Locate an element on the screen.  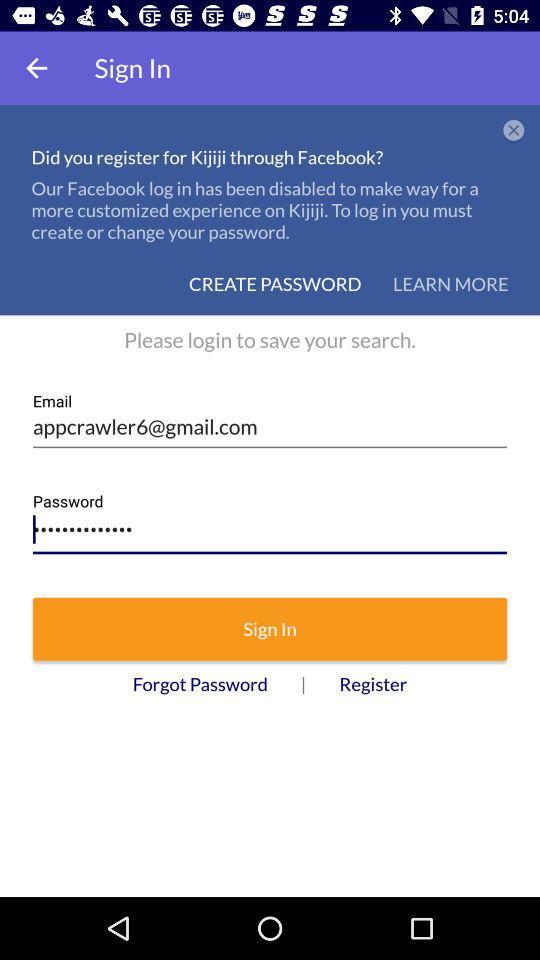
cancel button is located at coordinates (514, 130).